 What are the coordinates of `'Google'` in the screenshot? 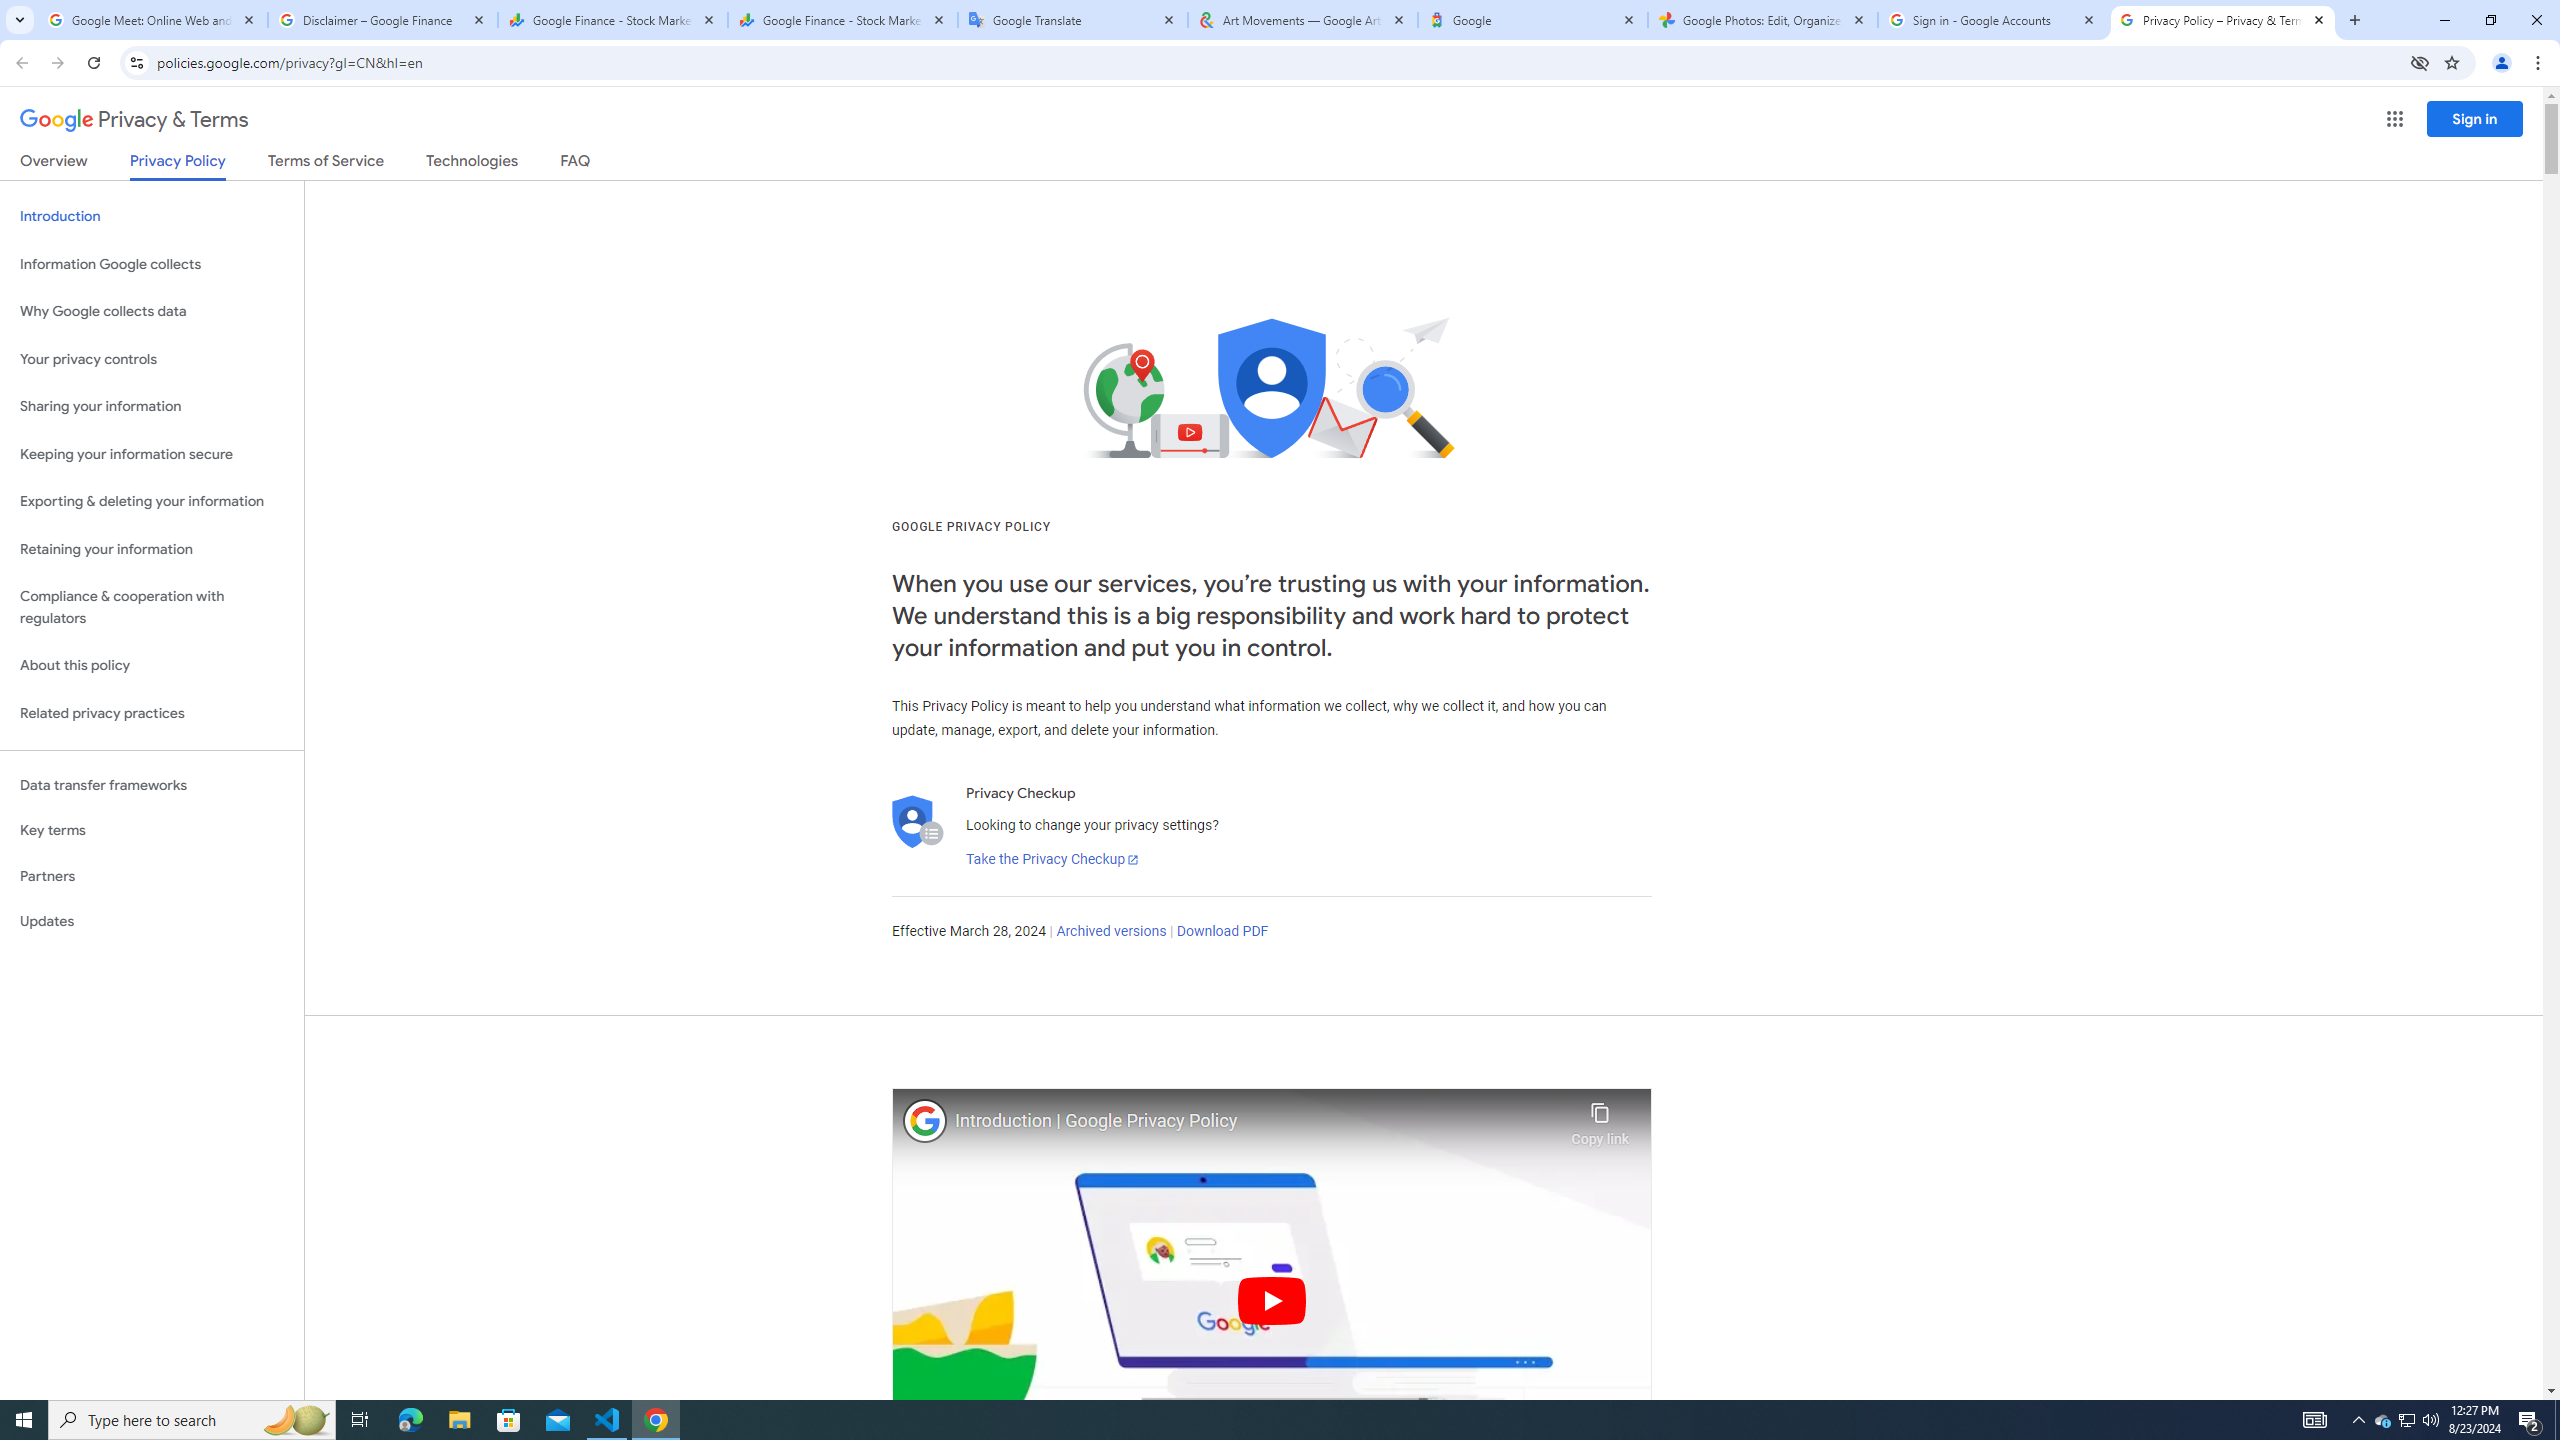 It's located at (1532, 19).